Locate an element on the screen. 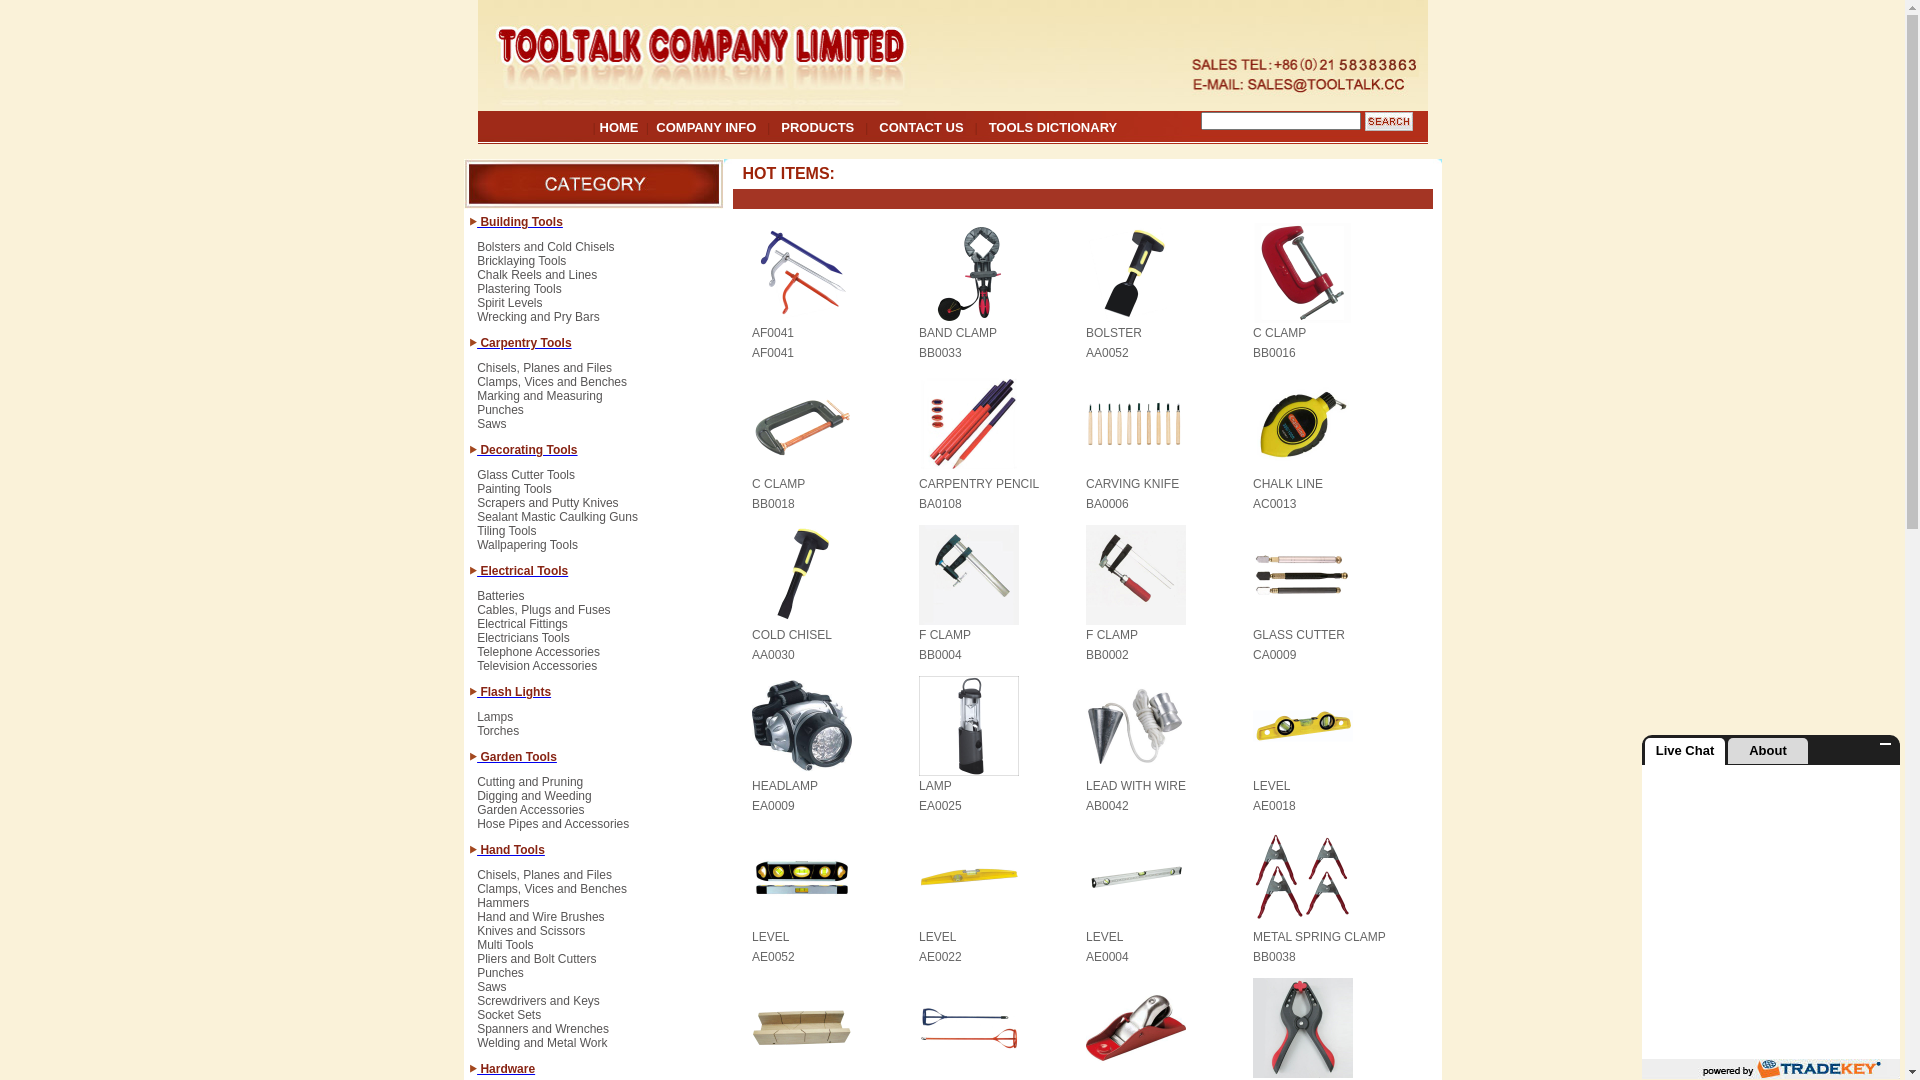 The width and height of the screenshot is (1920, 1080). 'LEAD WITH WIRE' is located at coordinates (1084, 785).